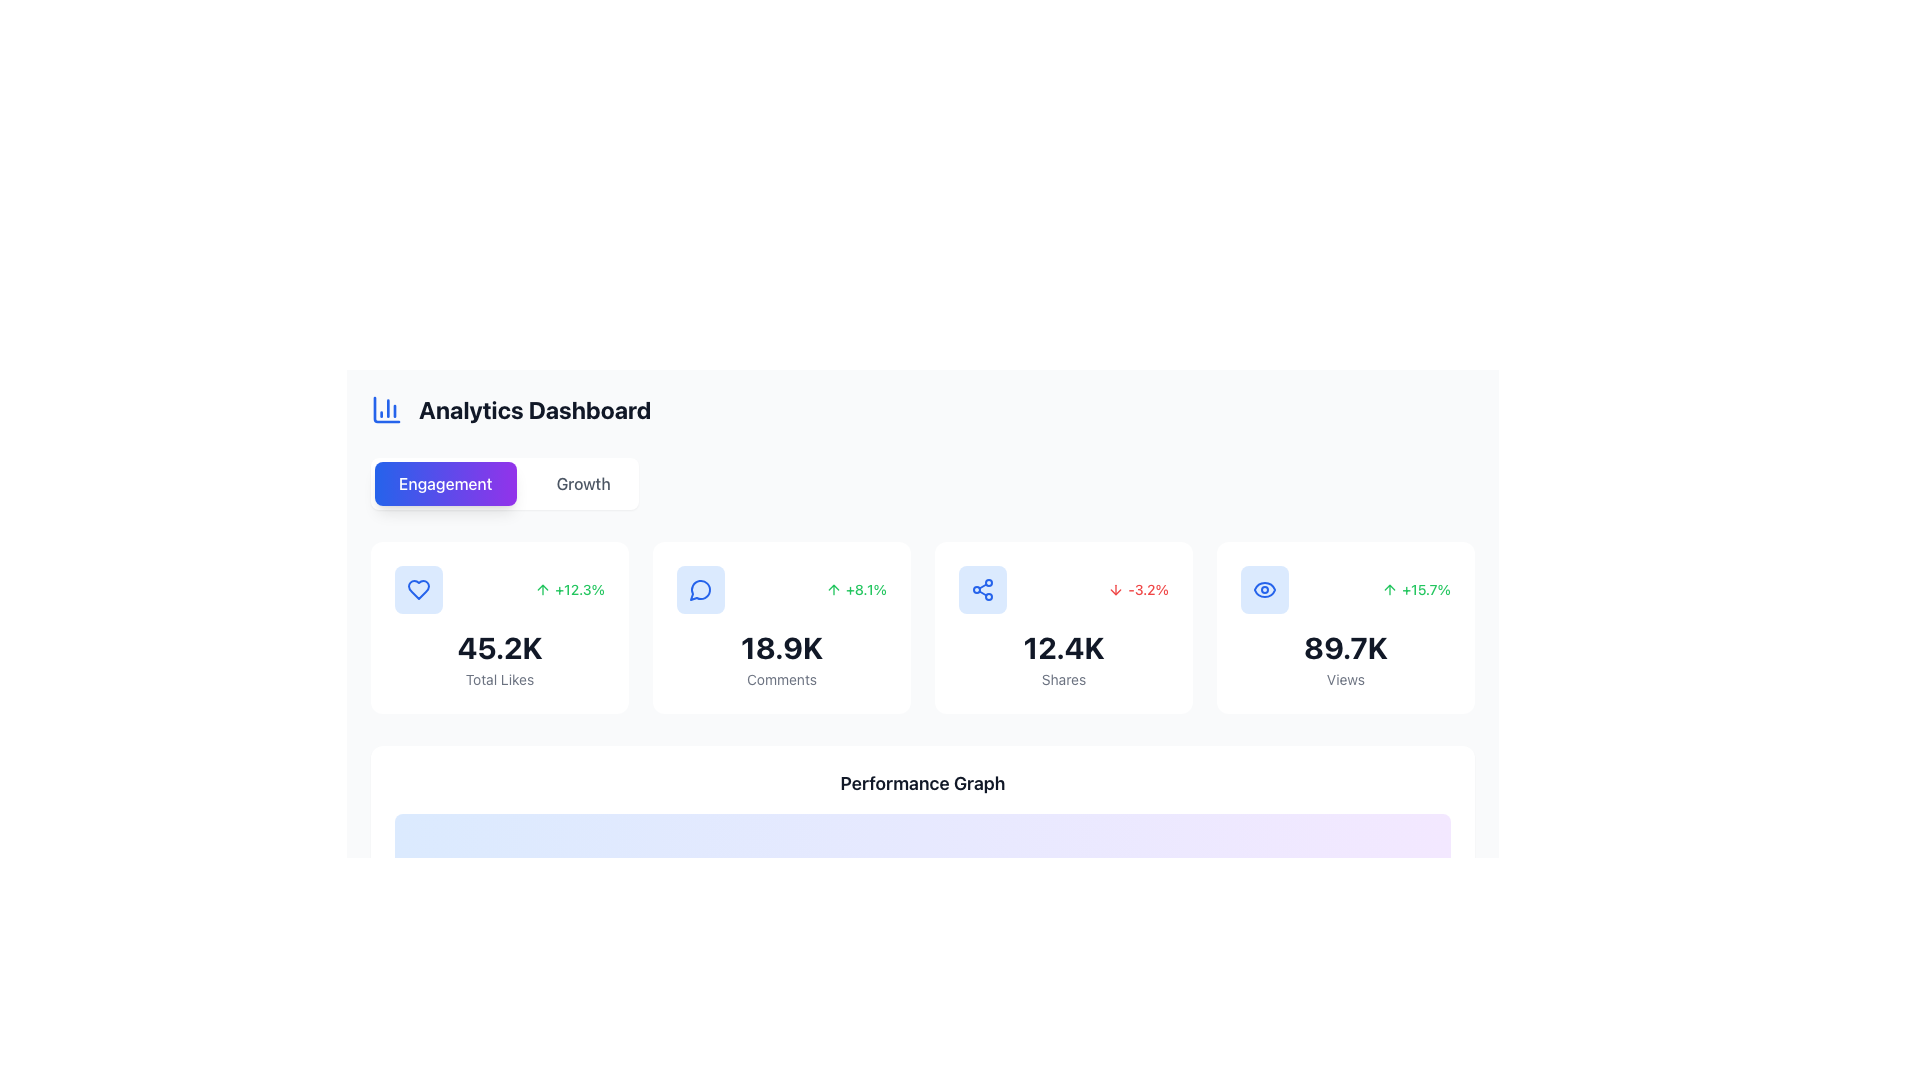 This screenshot has width=1920, height=1080. Describe the element at coordinates (1115, 589) in the screenshot. I see `the minimalist downwards arrow icon located to the left of the '-3.2%' text in red, which is above the '12.4K Shares' card in the dashboard layout` at that location.